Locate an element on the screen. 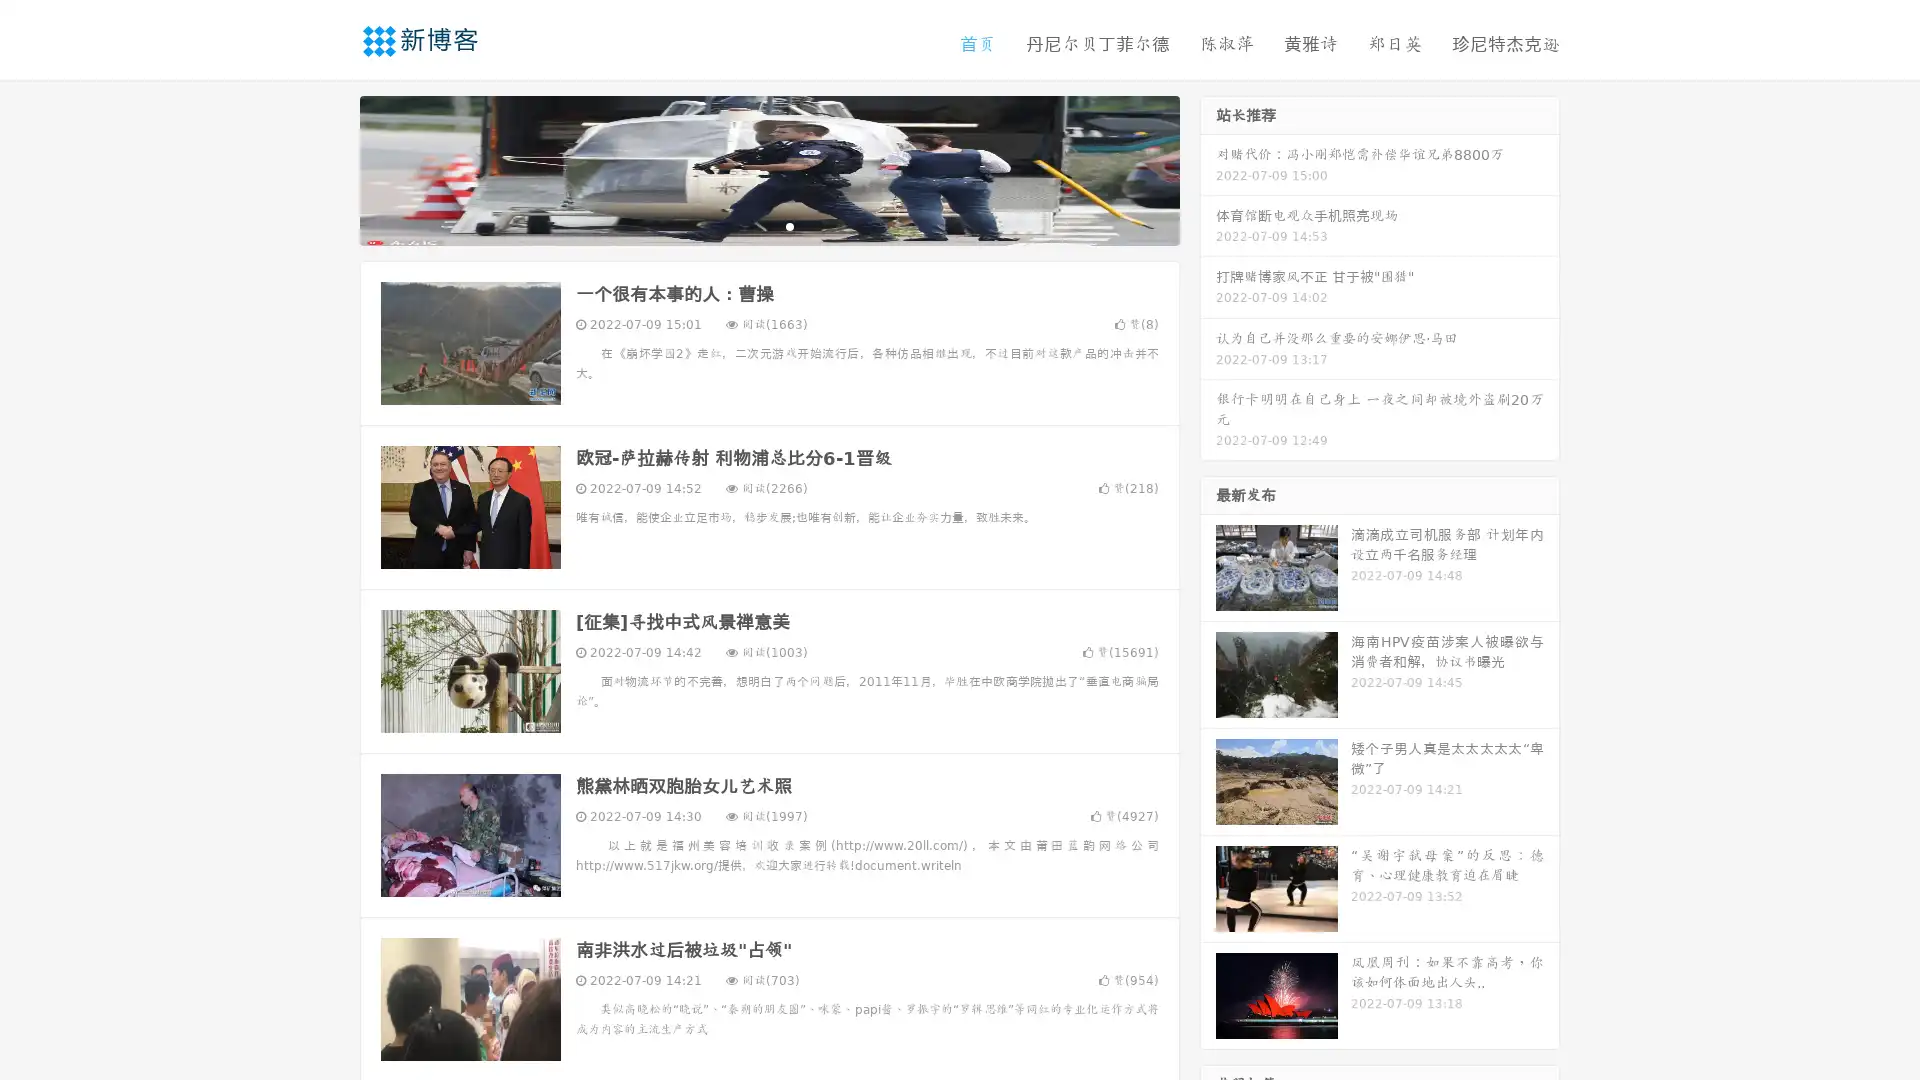  Go to slide 3 is located at coordinates (789, 225).